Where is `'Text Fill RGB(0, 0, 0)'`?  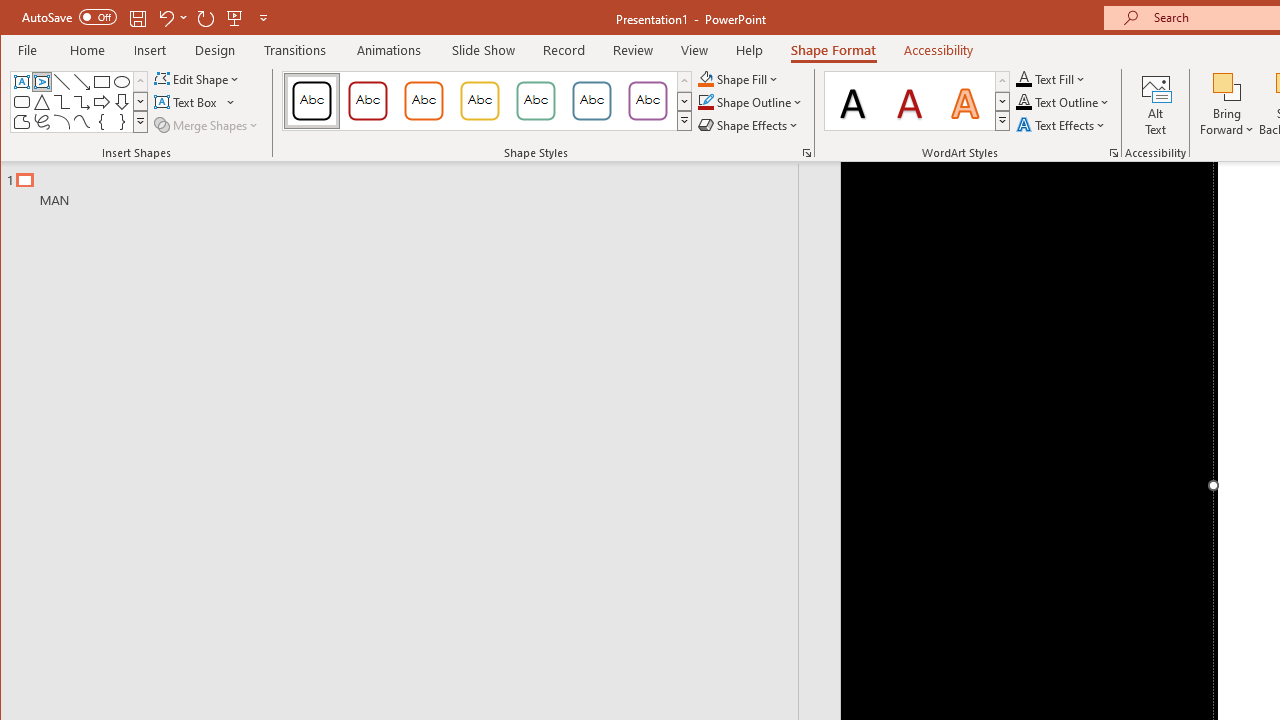 'Text Fill RGB(0, 0, 0)' is located at coordinates (1024, 78).